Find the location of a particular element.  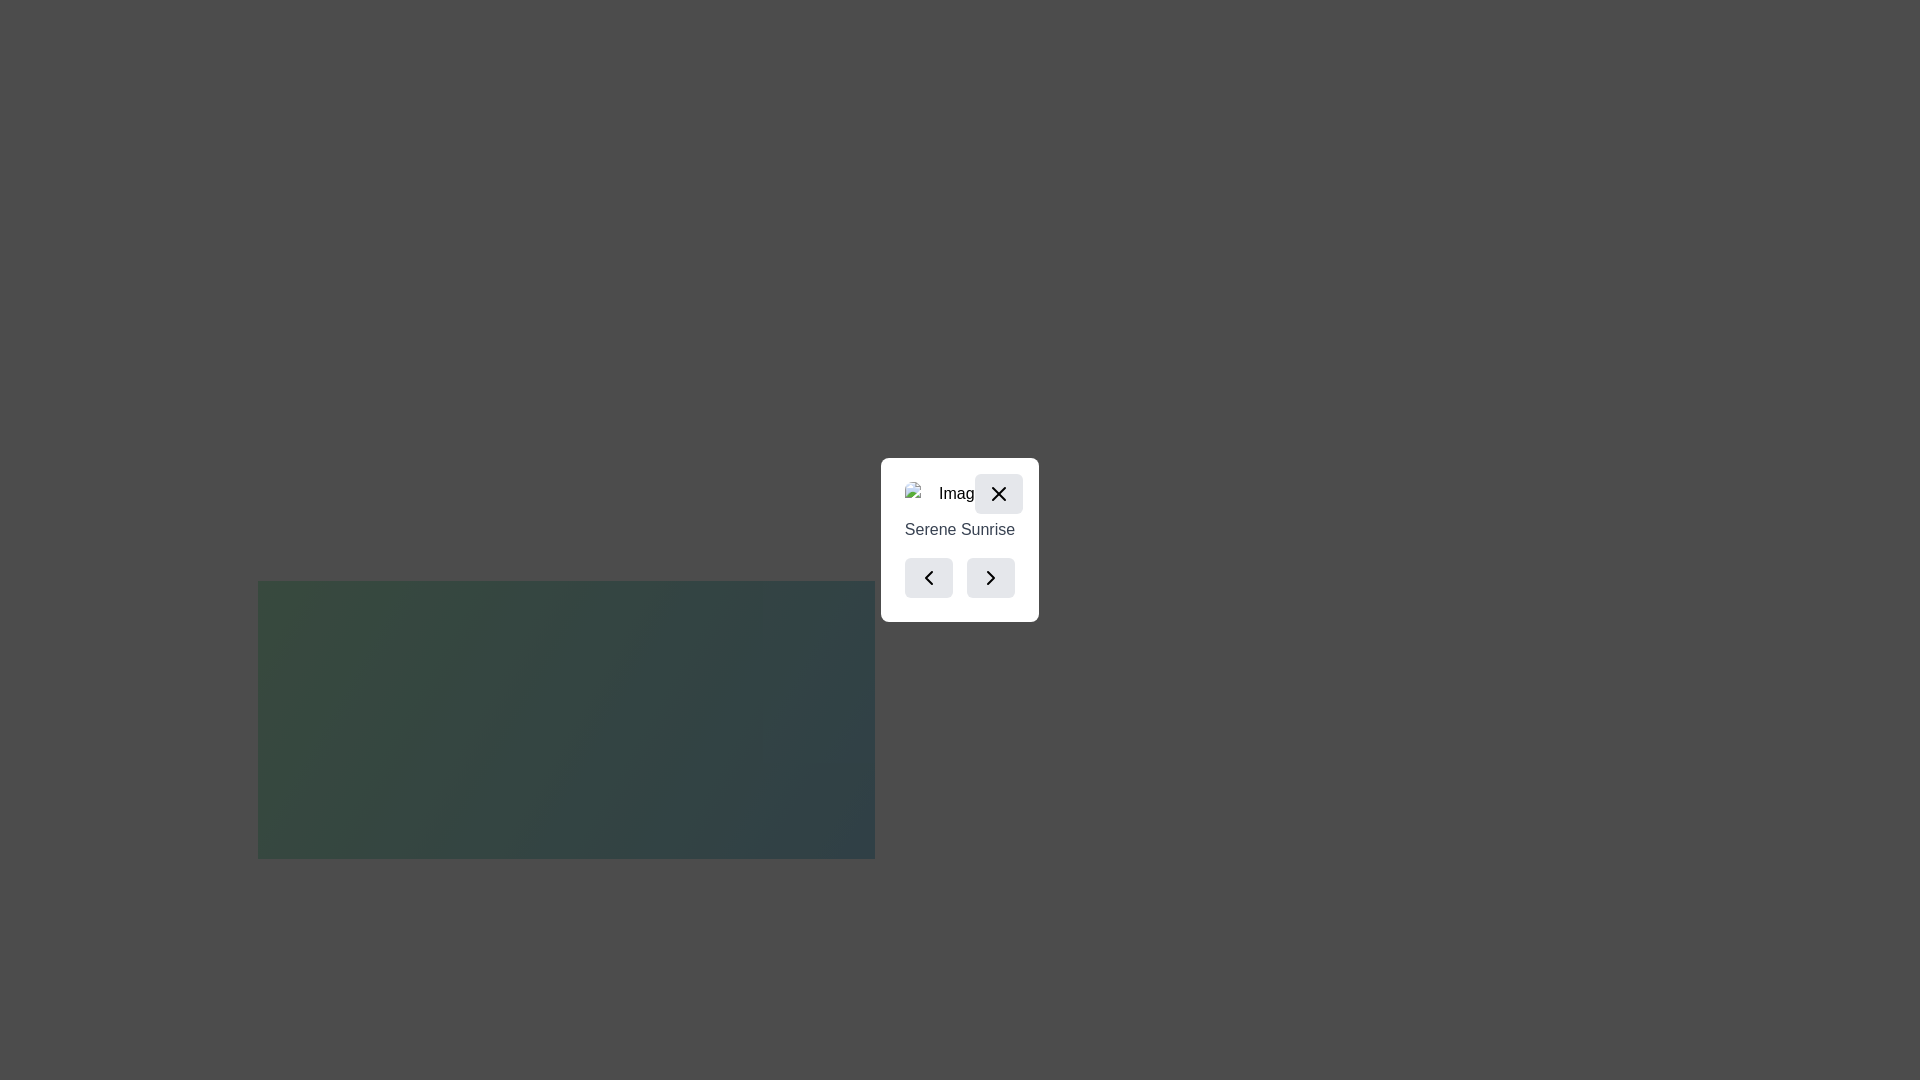

text label displaying 'Serene Sunrise', which is centered below an image preview area in a pop-up structure is located at coordinates (960, 528).